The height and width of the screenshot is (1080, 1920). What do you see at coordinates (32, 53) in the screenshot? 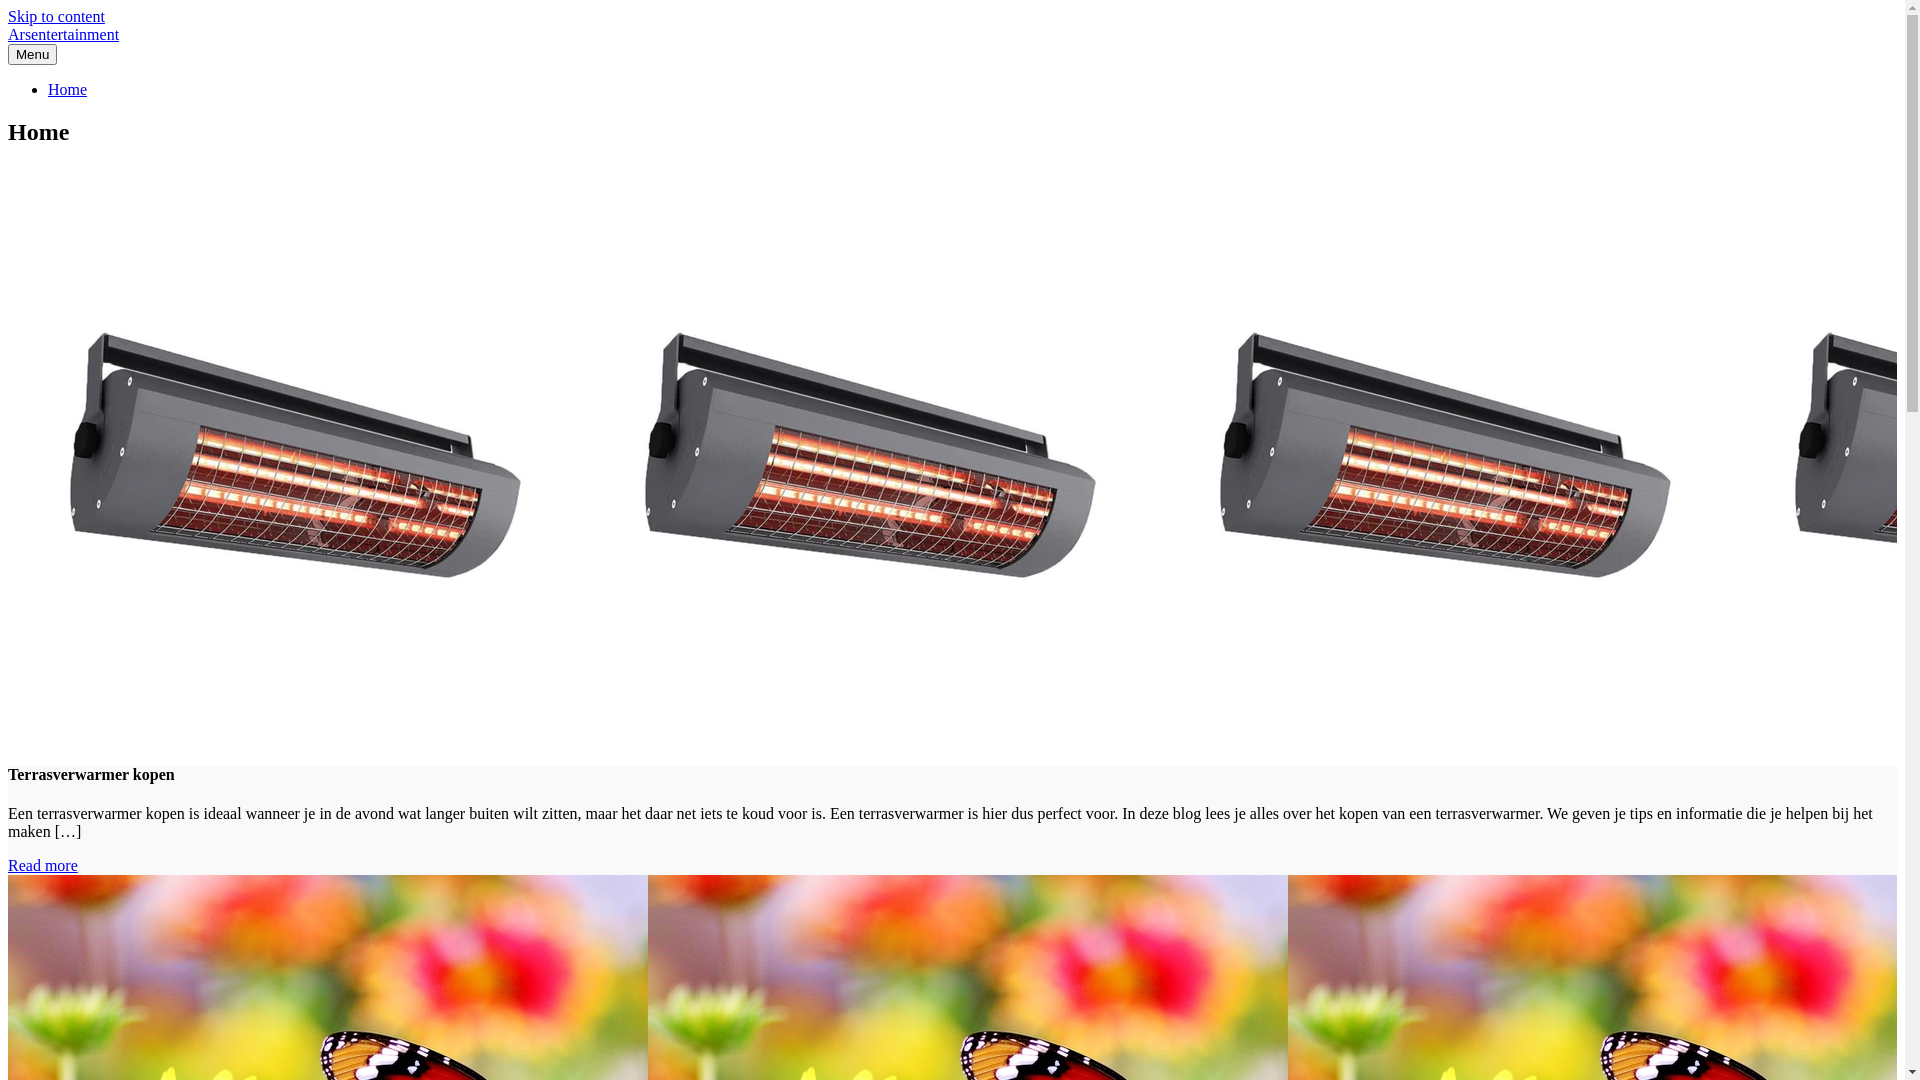
I see `'Menu'` at bounding box center [32, 53].